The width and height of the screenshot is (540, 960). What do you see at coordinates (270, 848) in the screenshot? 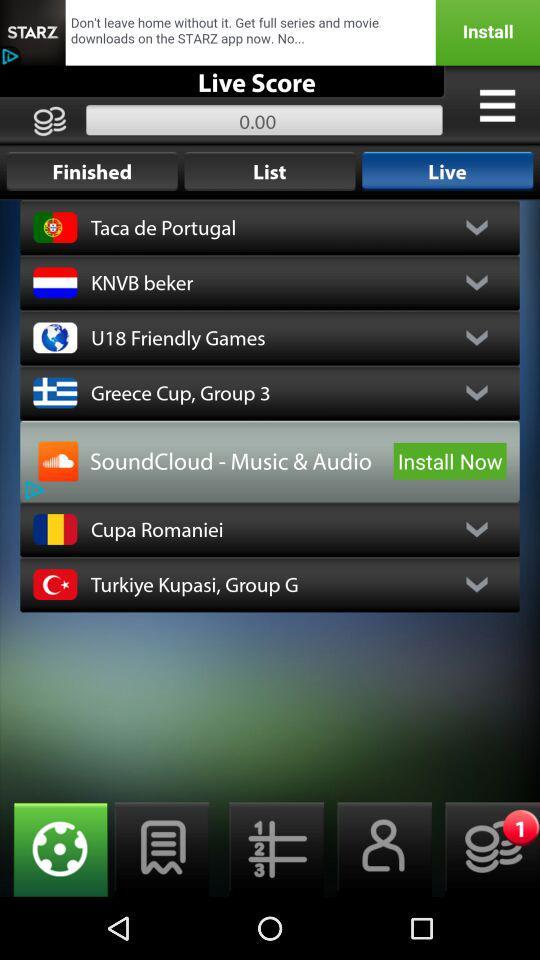
I see `menu button` at bounding box center [270, 848].